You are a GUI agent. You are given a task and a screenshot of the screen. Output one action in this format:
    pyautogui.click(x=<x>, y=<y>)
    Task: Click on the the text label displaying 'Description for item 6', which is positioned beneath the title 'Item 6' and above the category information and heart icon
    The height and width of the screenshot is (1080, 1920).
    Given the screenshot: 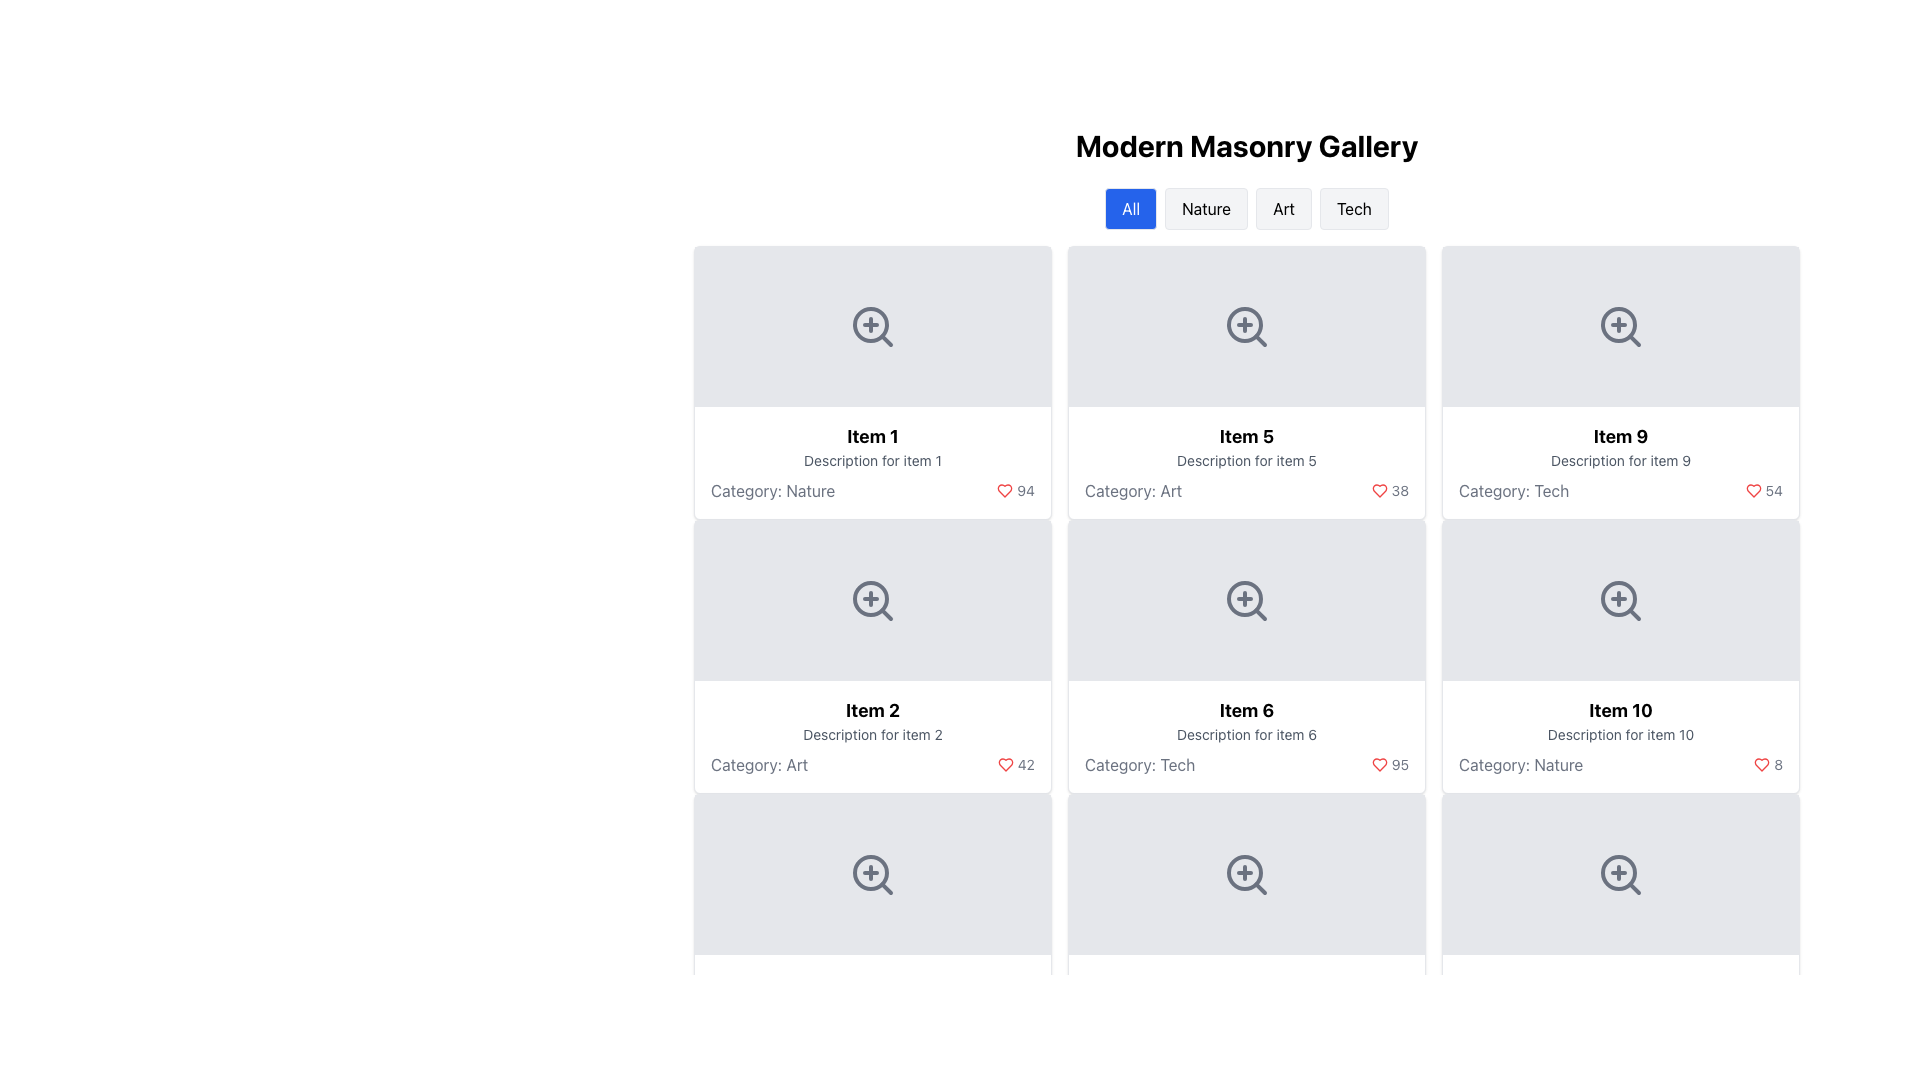 What is the action you would take?
    pyautogui.click(x=1246, y=735)
    